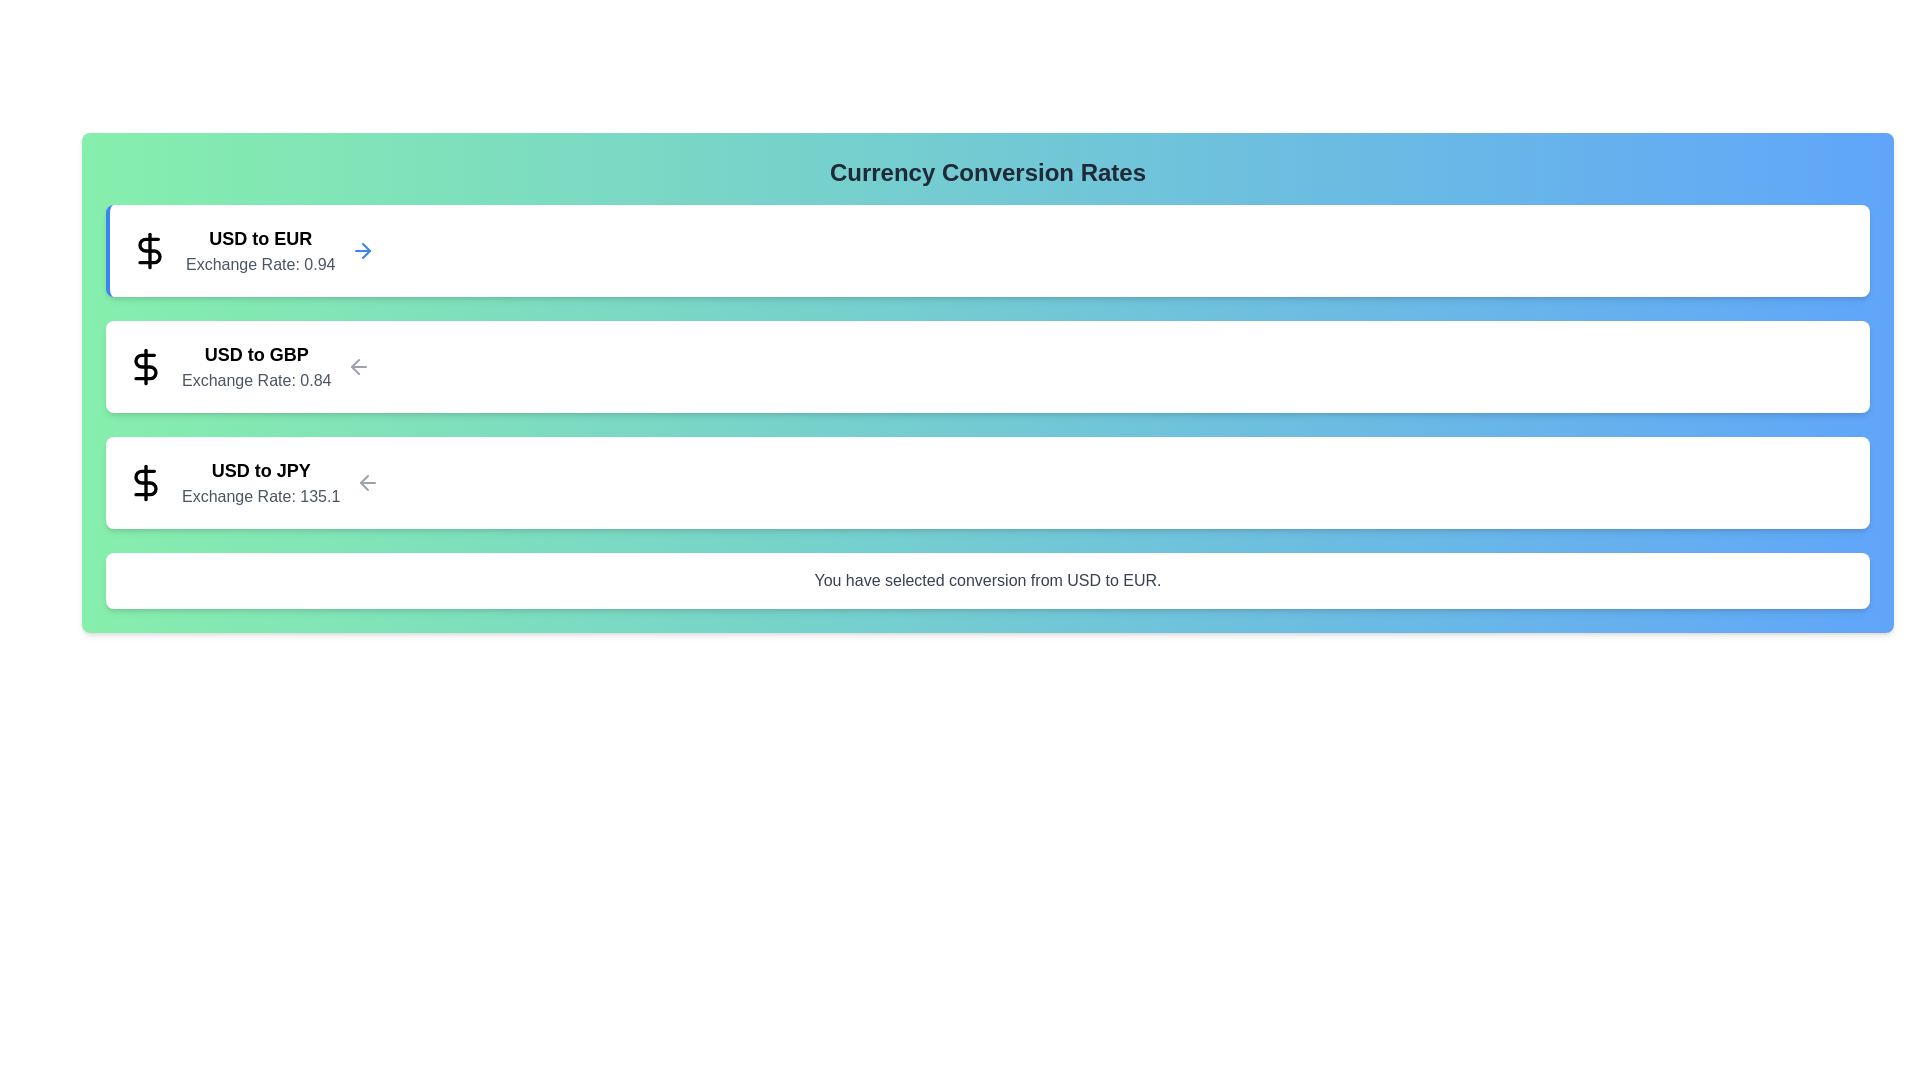 The image size is (1920, 1080). Describe the element at coordinates (148, 249) in the screenshot. I see `the U.S. dollar currency icon located on the left side of the top card in the currency conversion interface, which displays the 'USD to EUR Exchange Rate: 0.94'` at that location.